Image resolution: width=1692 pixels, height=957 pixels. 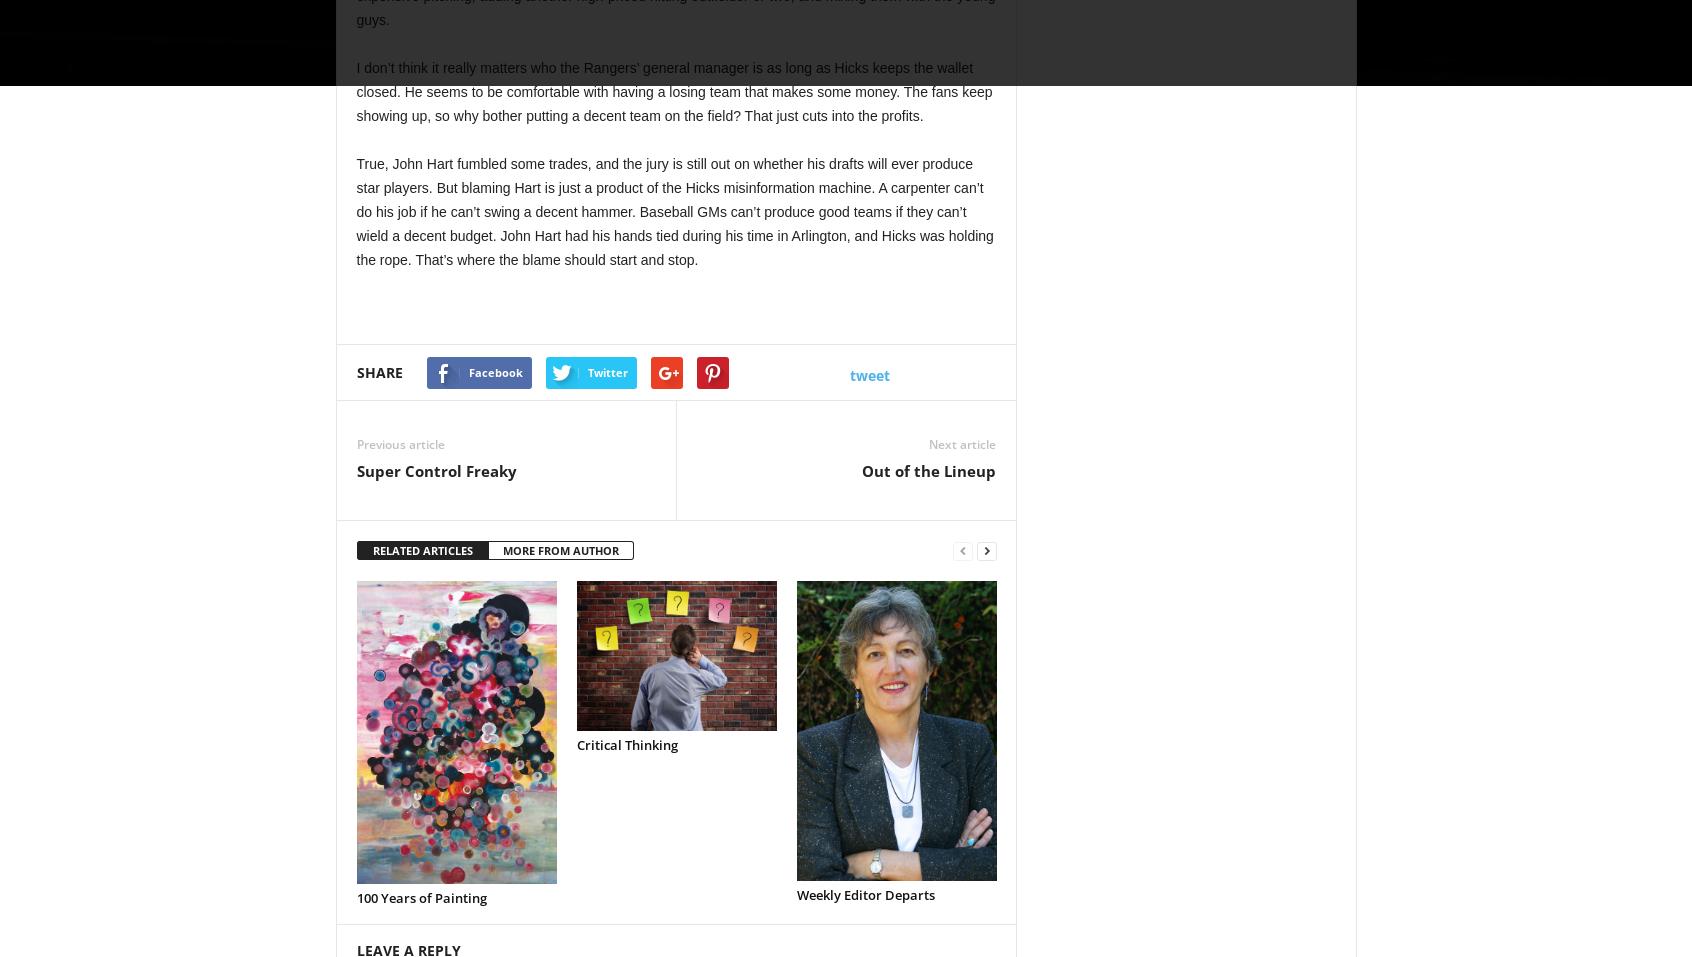 What do you see at coordinates (421, 550) in the screenshot?
I see `'RELATED ARTICLES'` at bounding box center [421, 550].